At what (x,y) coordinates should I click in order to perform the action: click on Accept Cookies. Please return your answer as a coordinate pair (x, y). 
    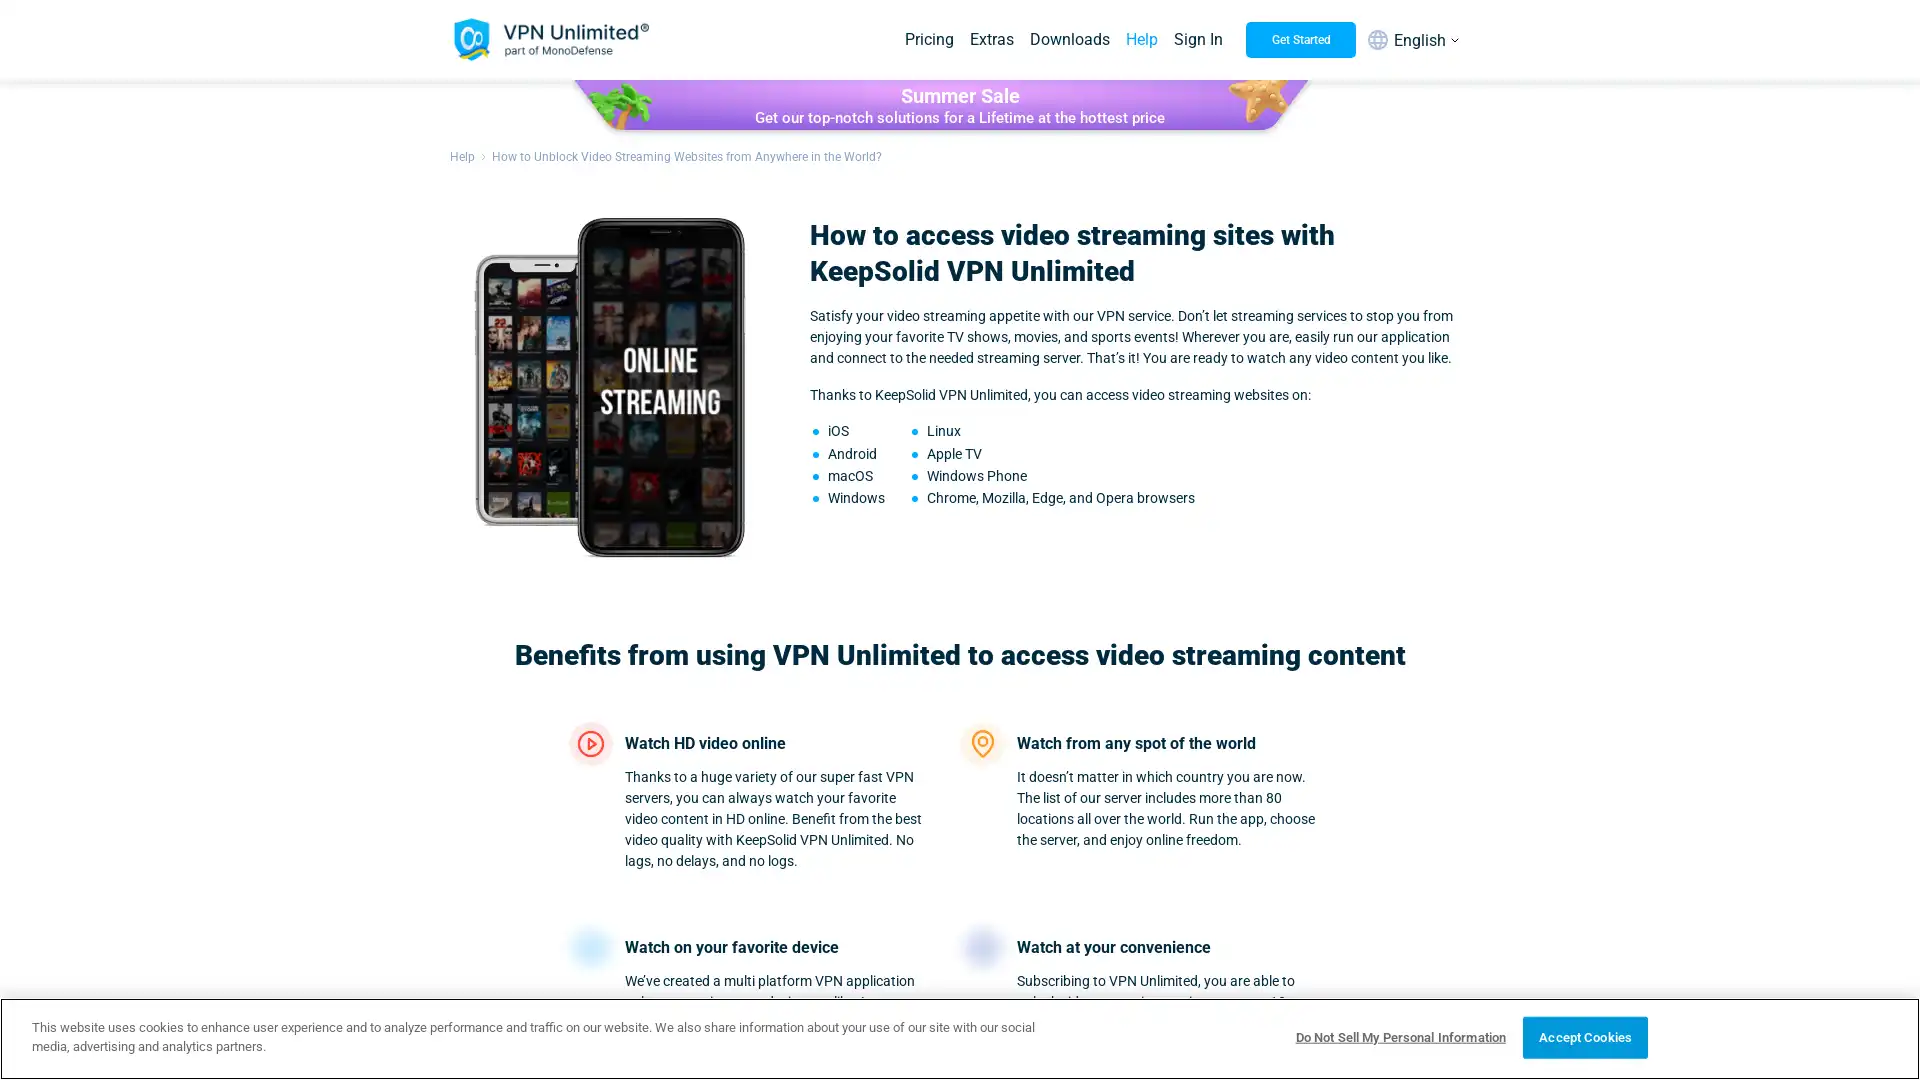
    Looking at the image, I should click on (1584, 1036).